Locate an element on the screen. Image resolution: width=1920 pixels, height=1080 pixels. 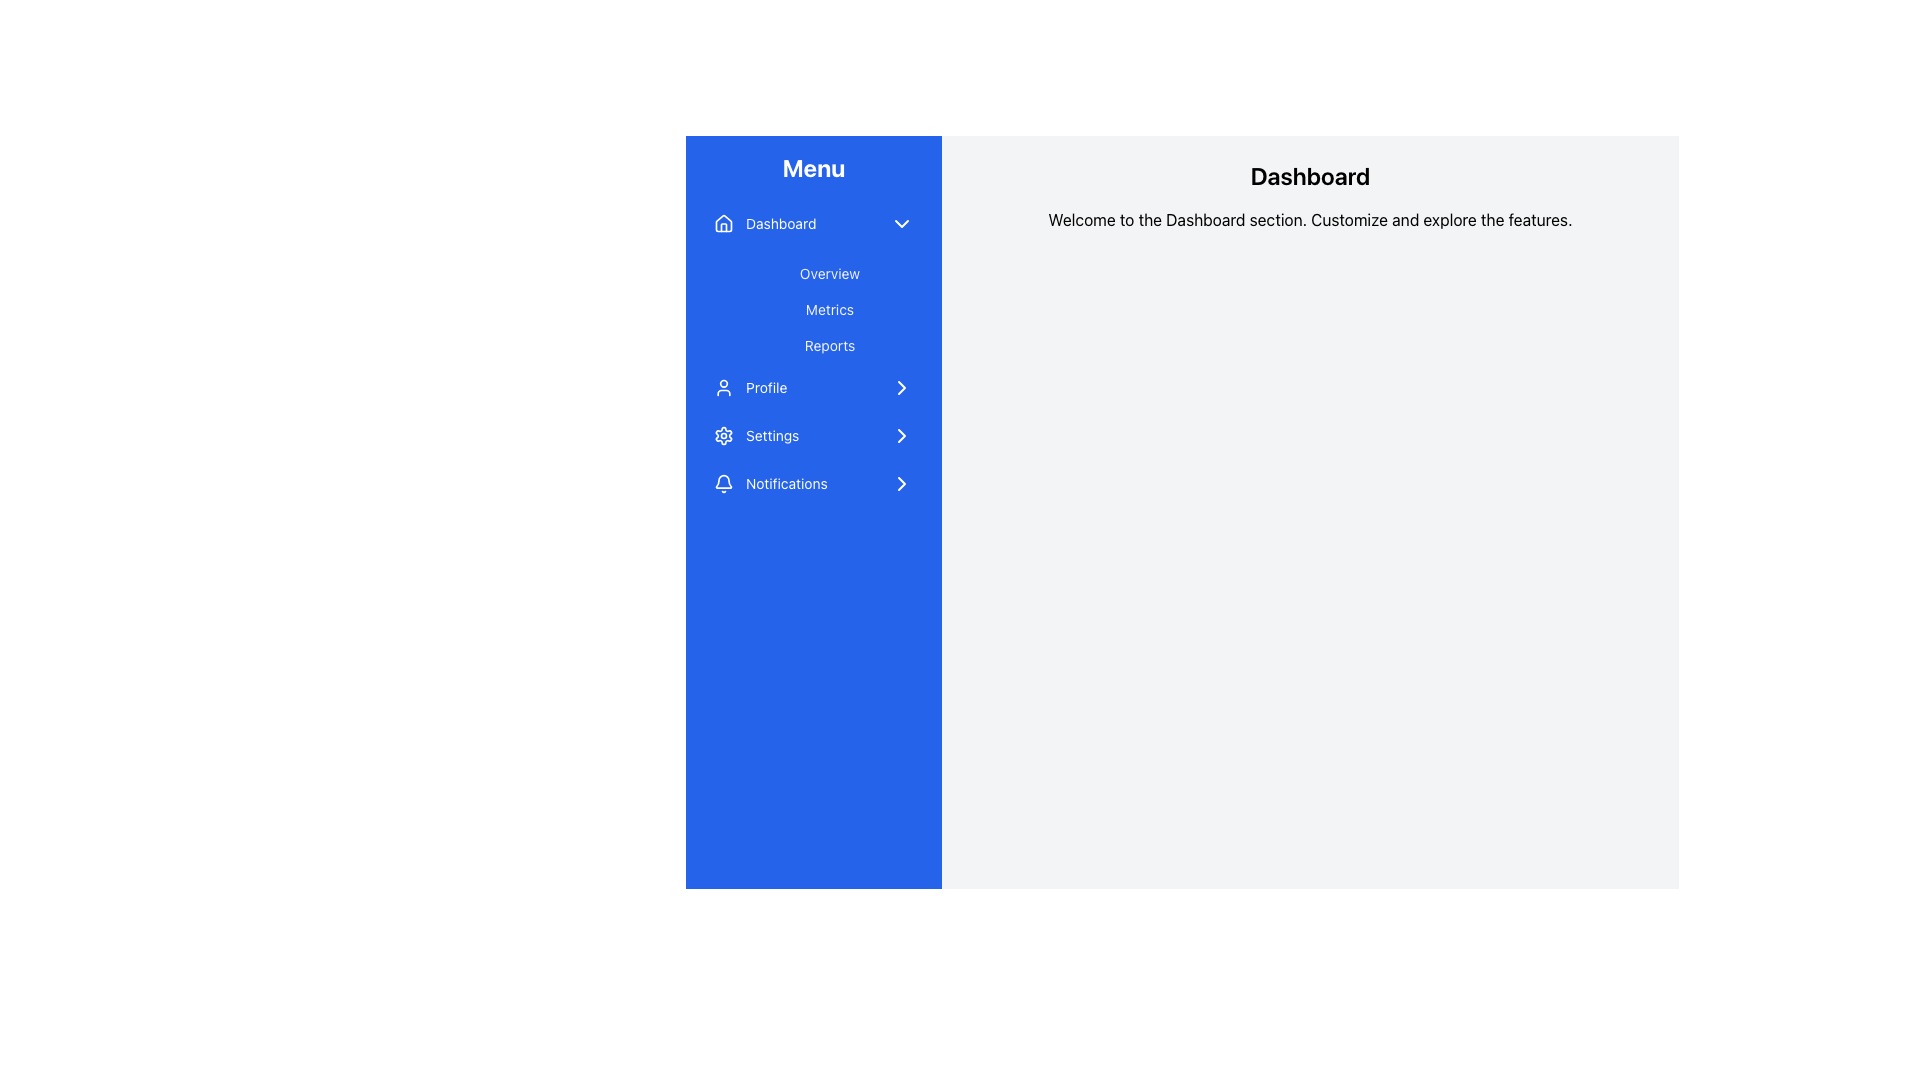
the Right-pointing chevron icon located to the right of the 'Profile' text entry in the vertical menu list to indicate expandability or navigation towards the profile section is located at coordinates (901, 388).